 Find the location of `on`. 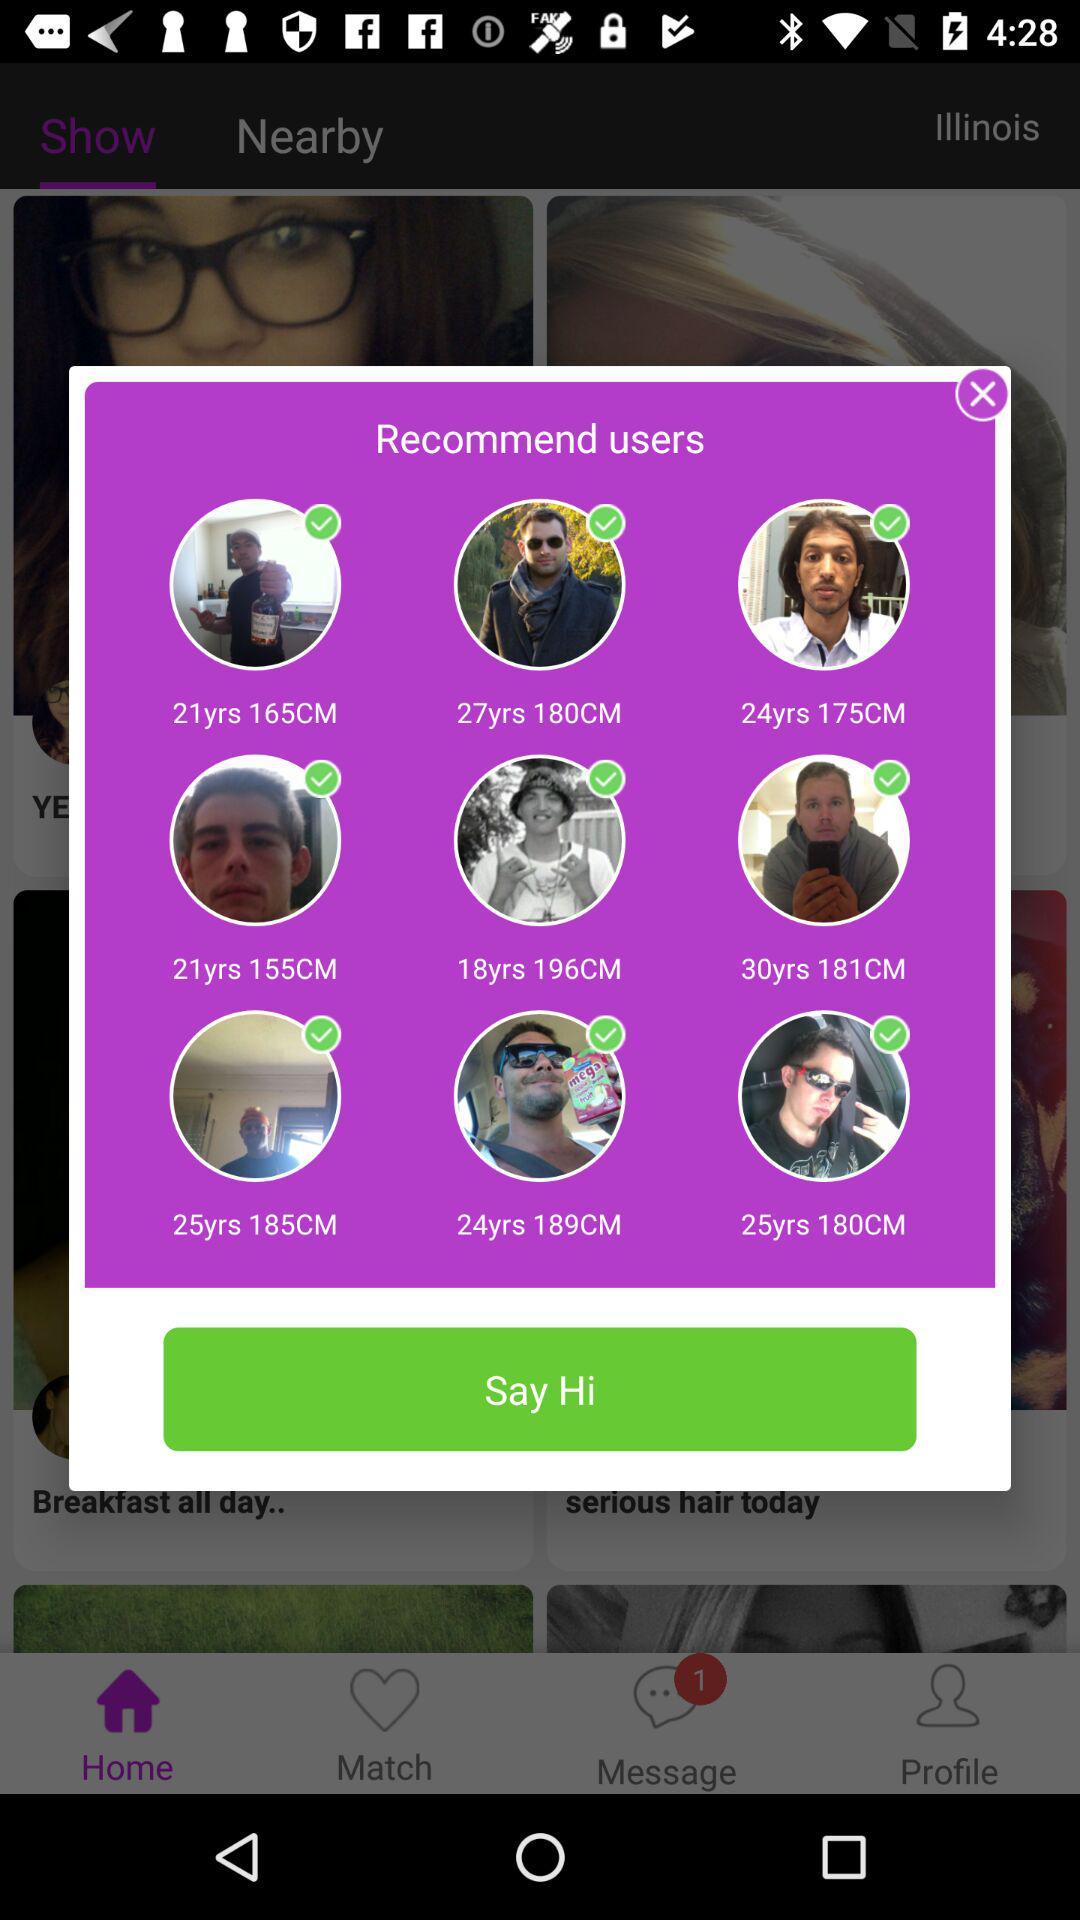

on is located at coordinates (604, 1035).